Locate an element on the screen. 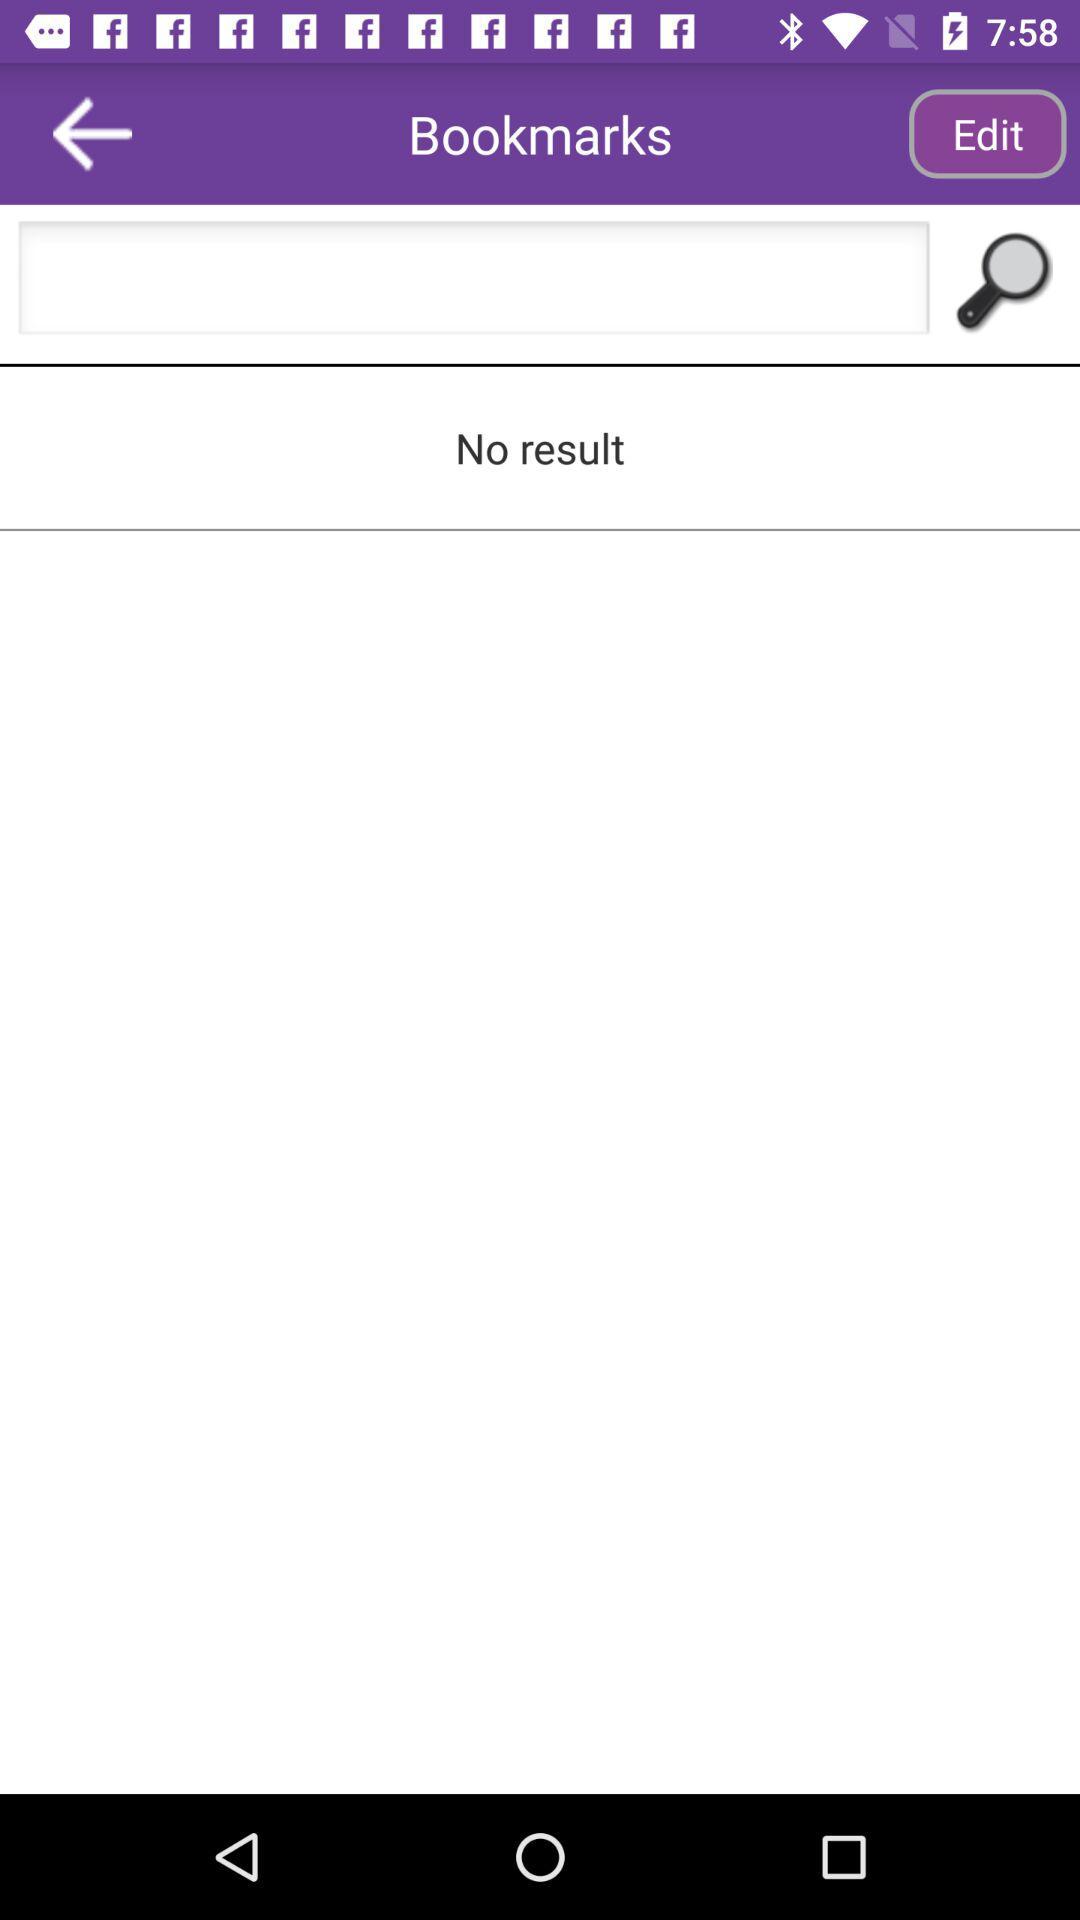 This screenshot has height=1920, width=1080. icon next to the bookmarks item is located at coordinates (92, 132).